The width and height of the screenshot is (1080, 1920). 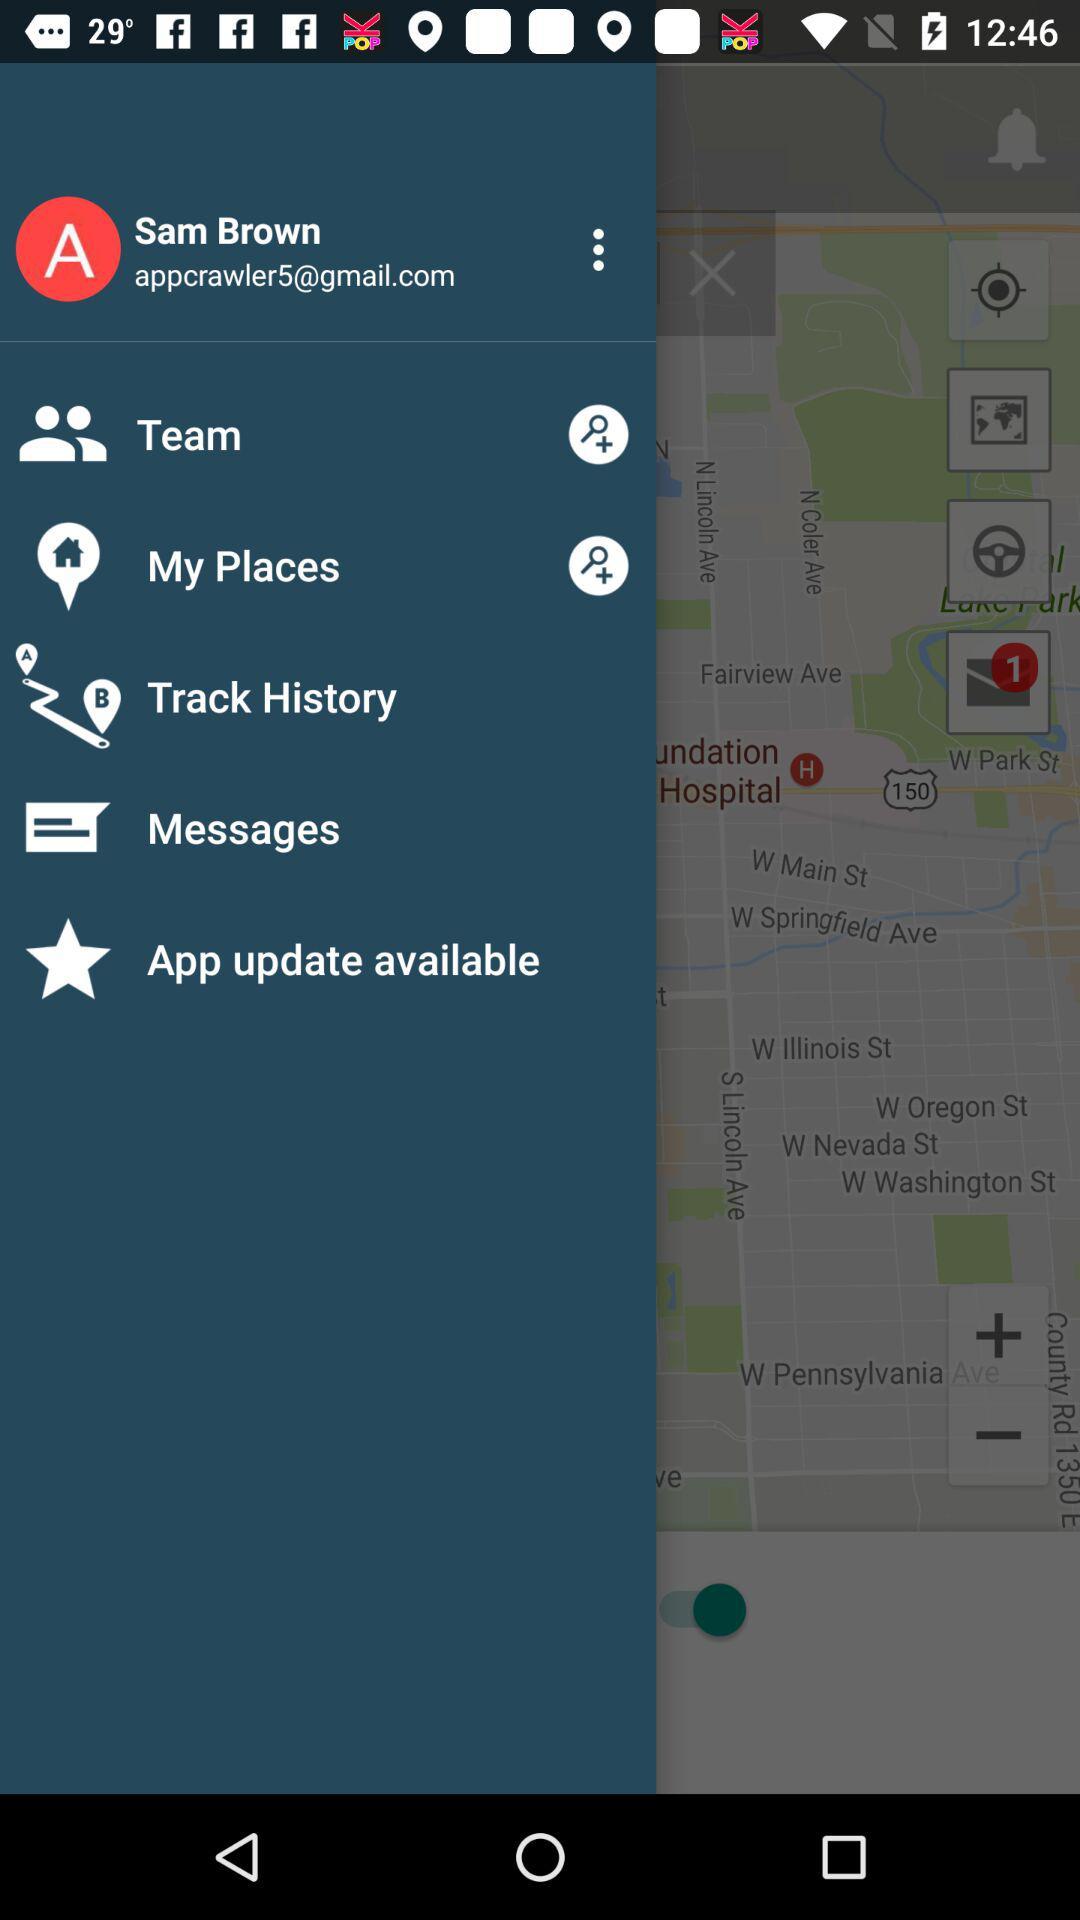 I want to click on the wallpaper icon, so click(x=999, y=419).